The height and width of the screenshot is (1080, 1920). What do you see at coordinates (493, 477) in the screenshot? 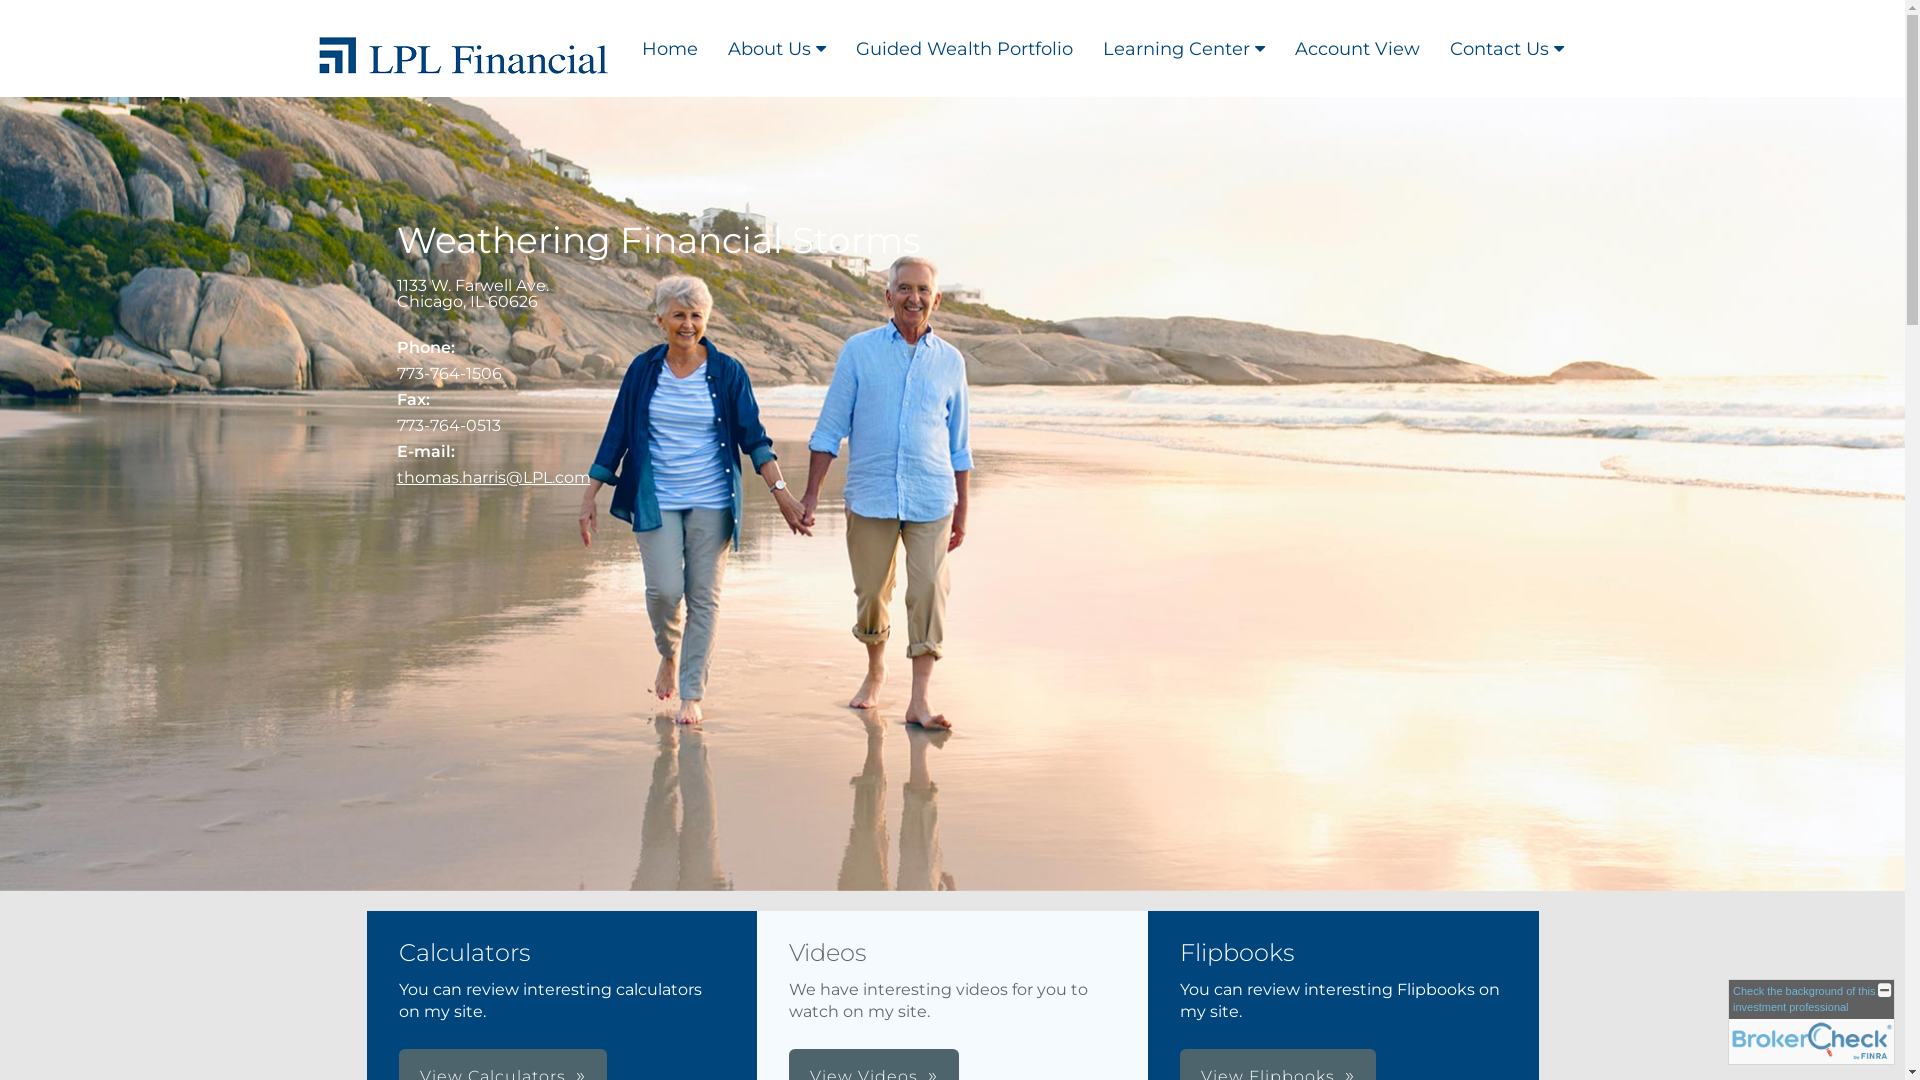
I see `'thomas.harris@LPL.com'` at bounding box center [493, 477].